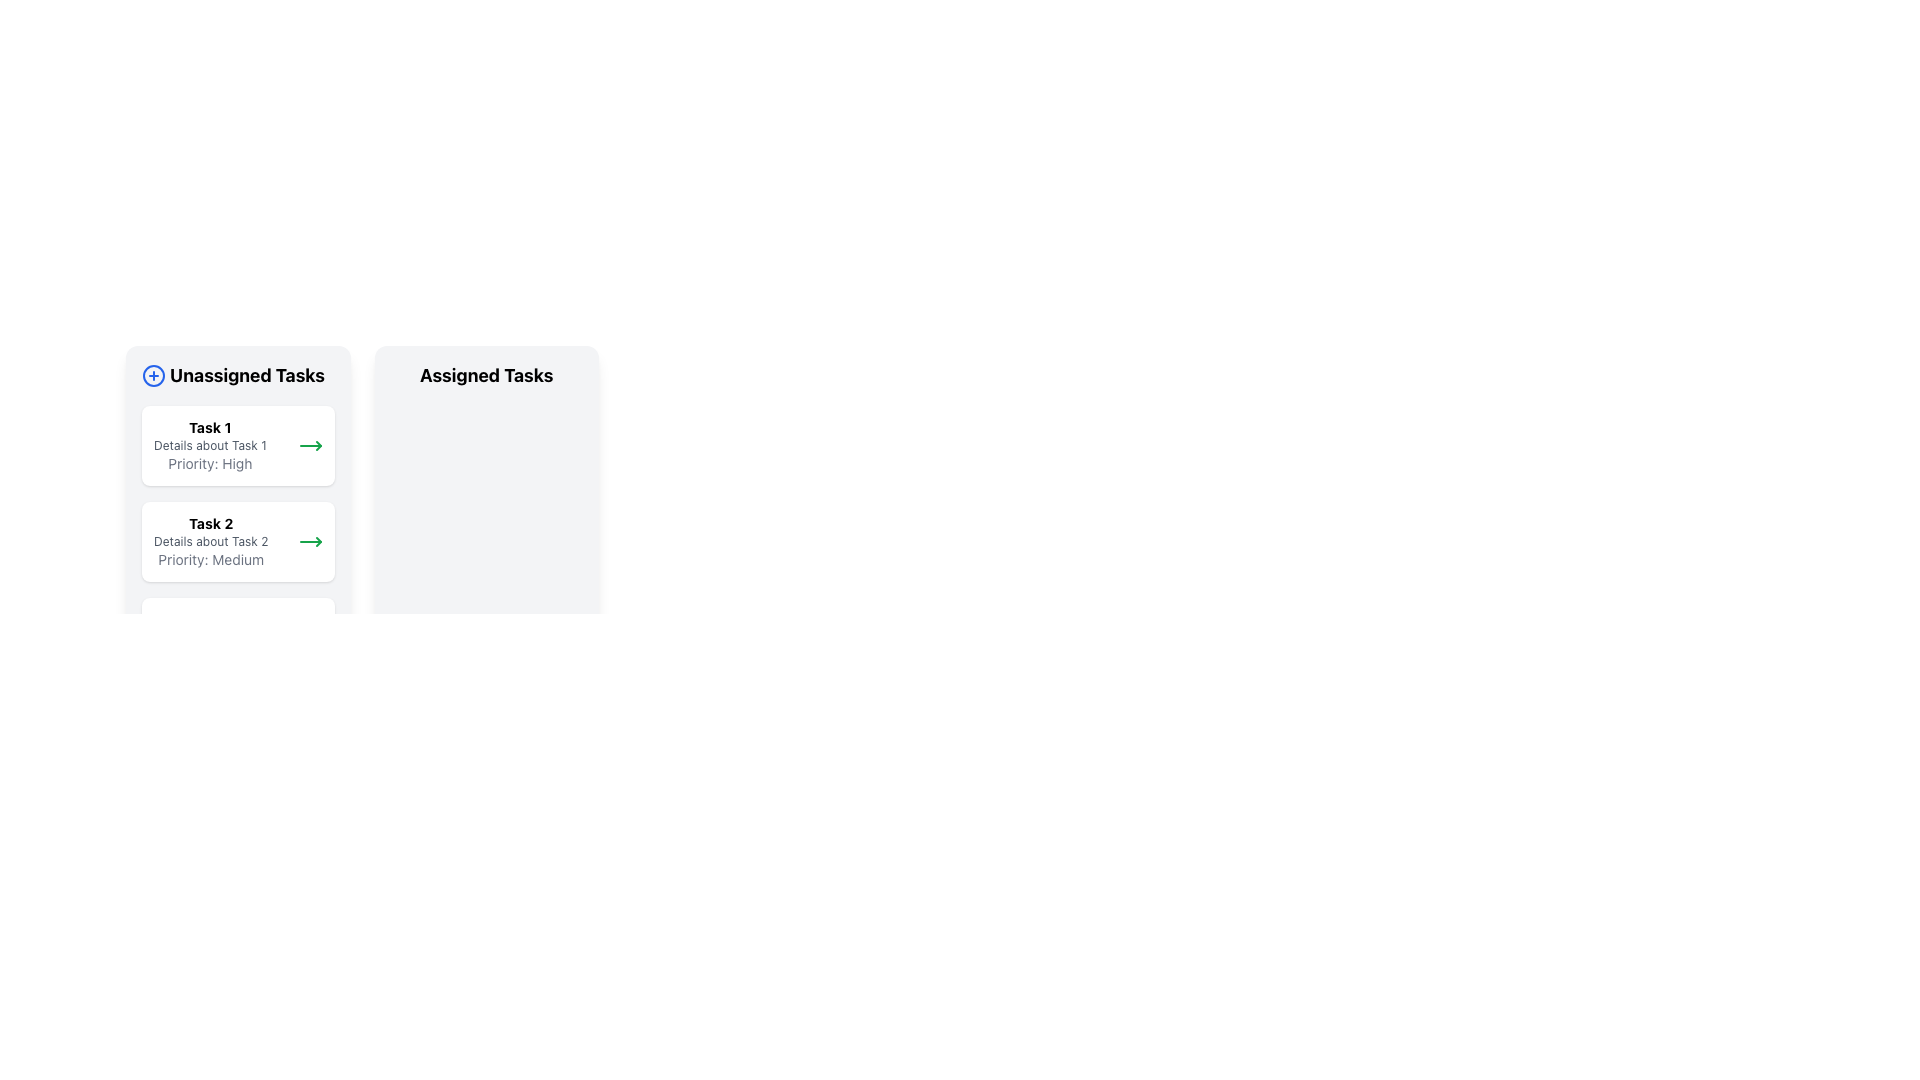 This screenshot has width=1920, height=1080. Describe the element at coordinates (152, 375) in the screenshot. I see `the SVG Circle associated with the 'circle-plus' class, located above 'Unassigned Tasks' in the left panel of the interface` at that location.